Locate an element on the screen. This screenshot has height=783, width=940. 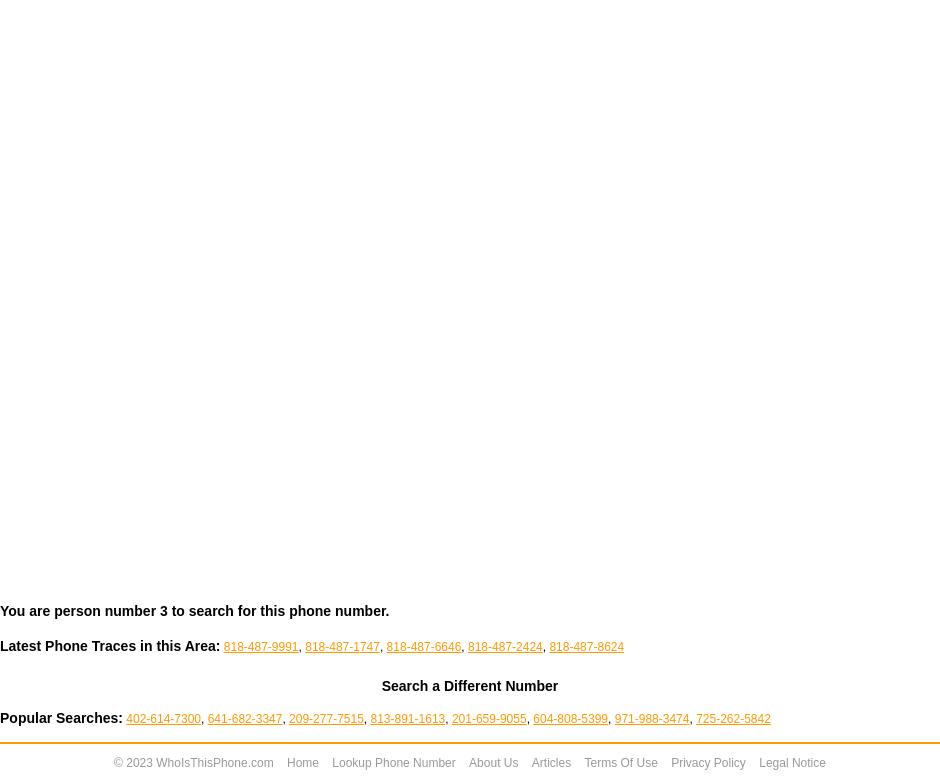
'725-262-5842' is located at coordinates (733, 718).